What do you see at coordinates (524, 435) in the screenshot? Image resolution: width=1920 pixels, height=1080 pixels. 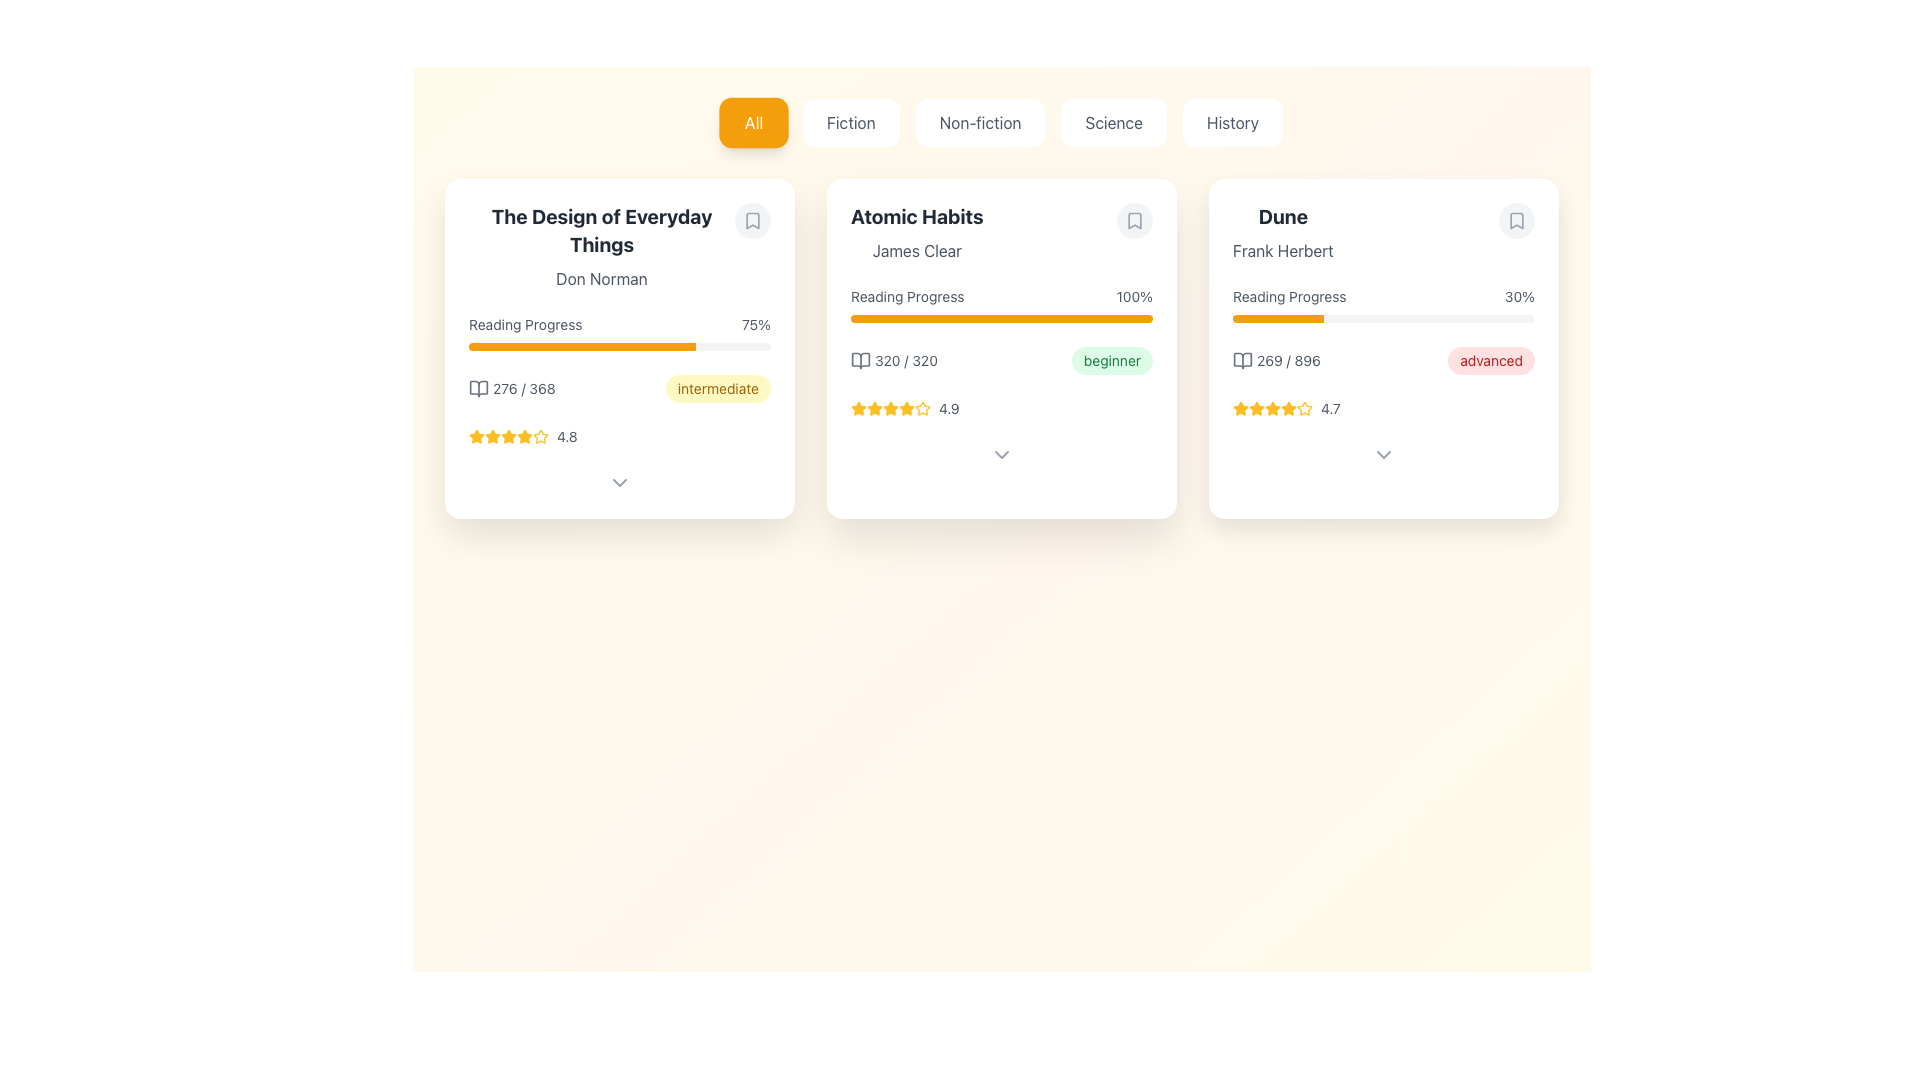 I see `the third star-shaped rating icon in the ratings section of 'The Design of Everyday Things' card, which is styled as an SVG graphic and colored orange-yellow` at bounding box center [524, 435].